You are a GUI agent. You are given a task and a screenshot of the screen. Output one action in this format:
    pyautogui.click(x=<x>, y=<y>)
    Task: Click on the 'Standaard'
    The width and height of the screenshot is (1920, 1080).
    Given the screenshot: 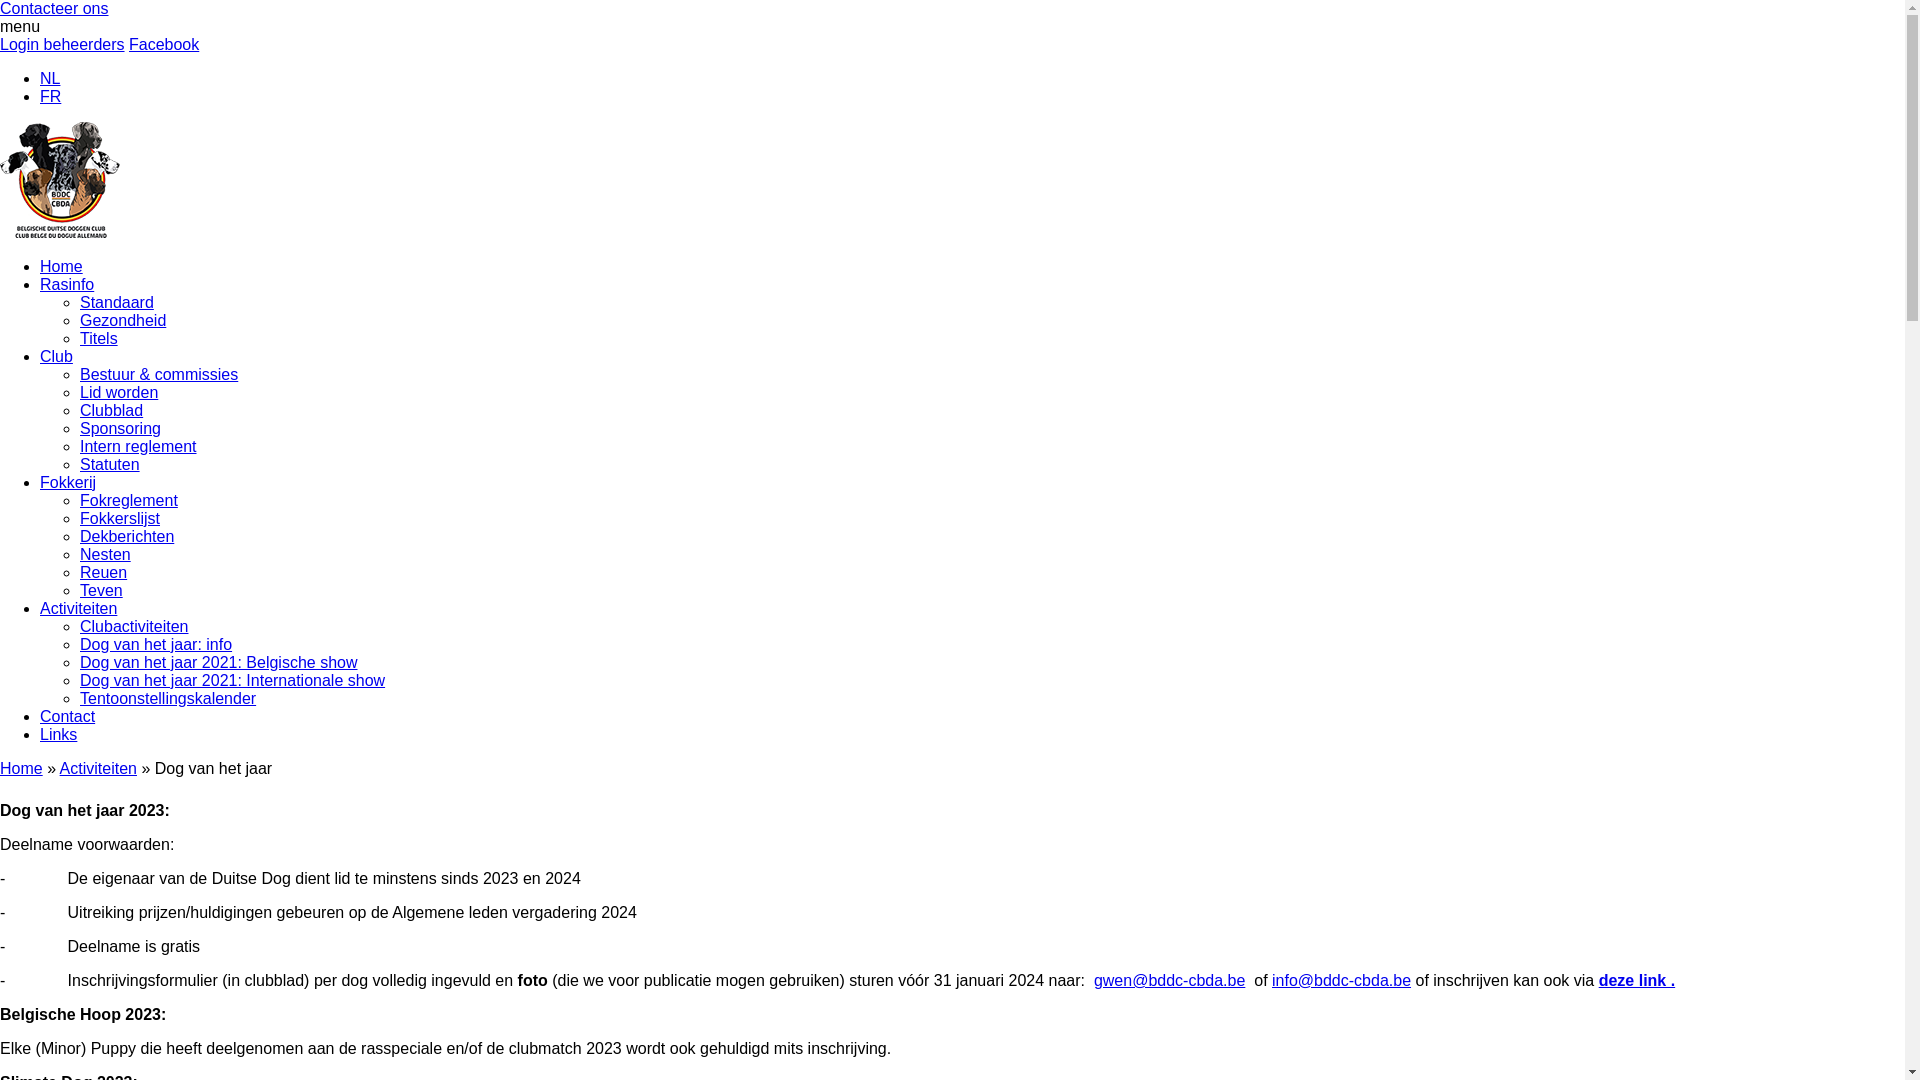 What is the action you would take?
    pyautogui.click(x=115, y=302)
    